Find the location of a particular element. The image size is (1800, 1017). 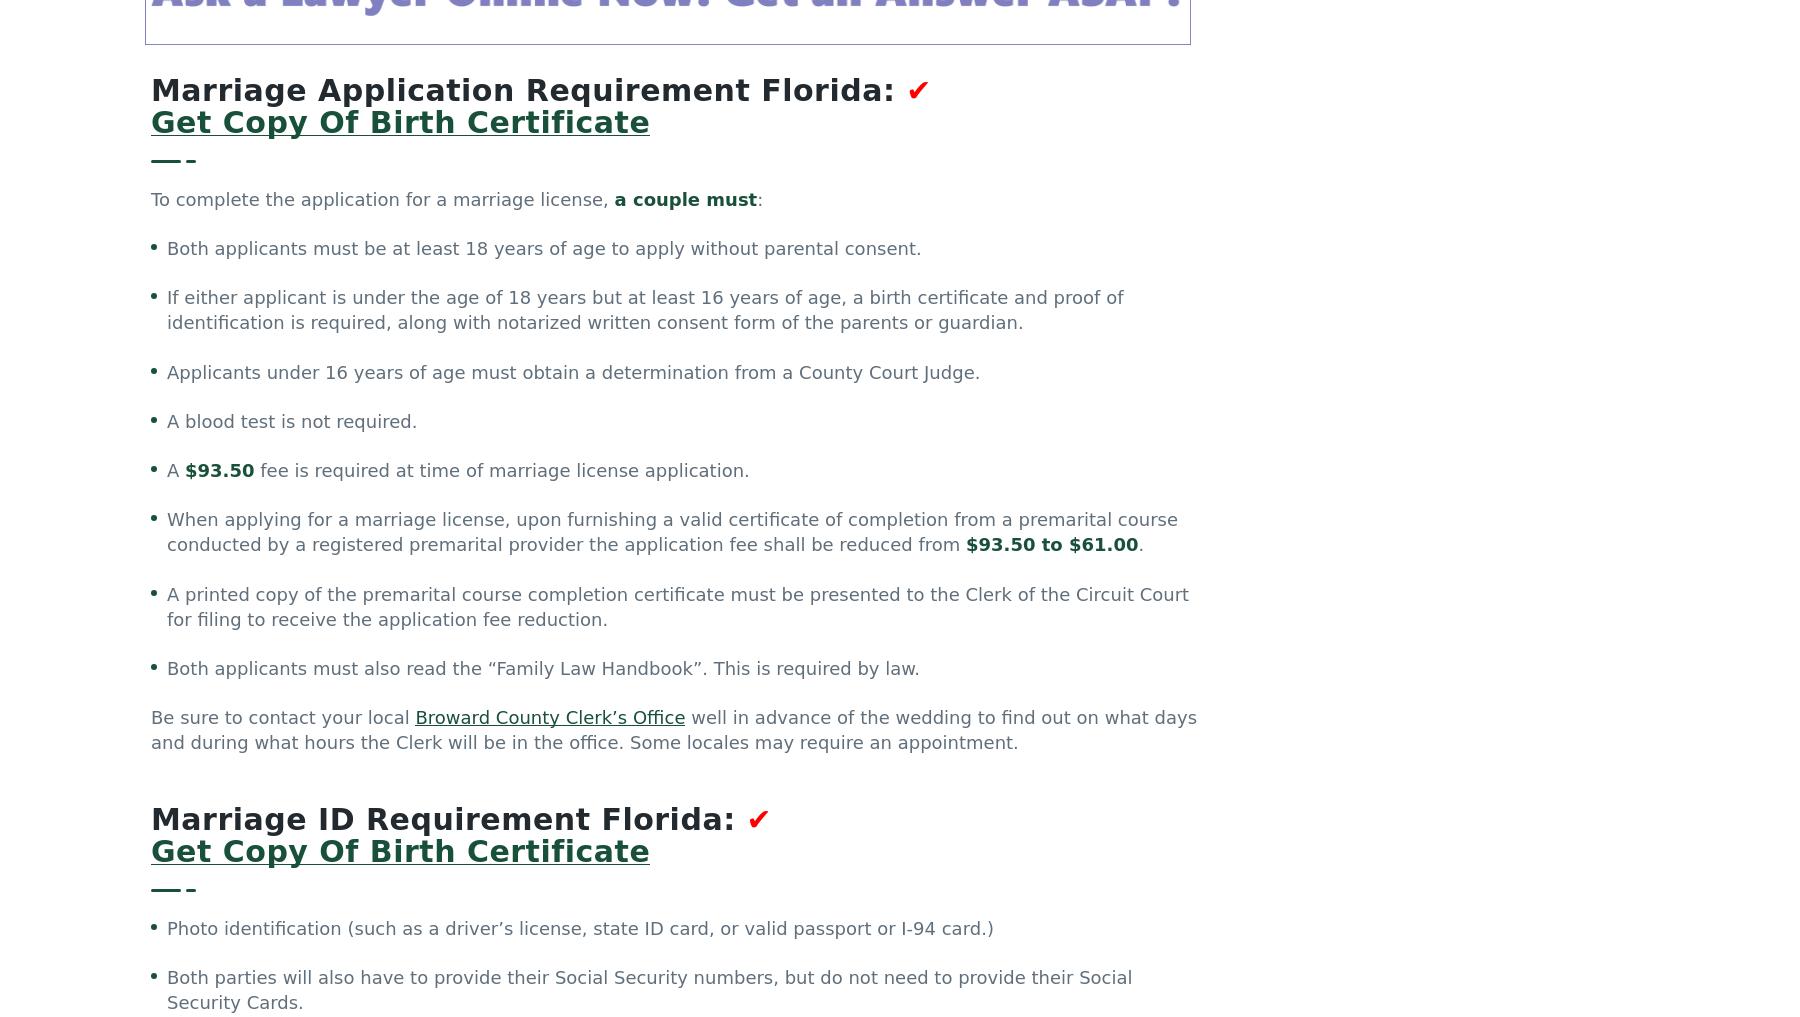

'well in advance of the wedding to find out on what days and during what hours the Clerk will be in the office. Some locales may require an appointment.' is located at coordinates (673, 732).